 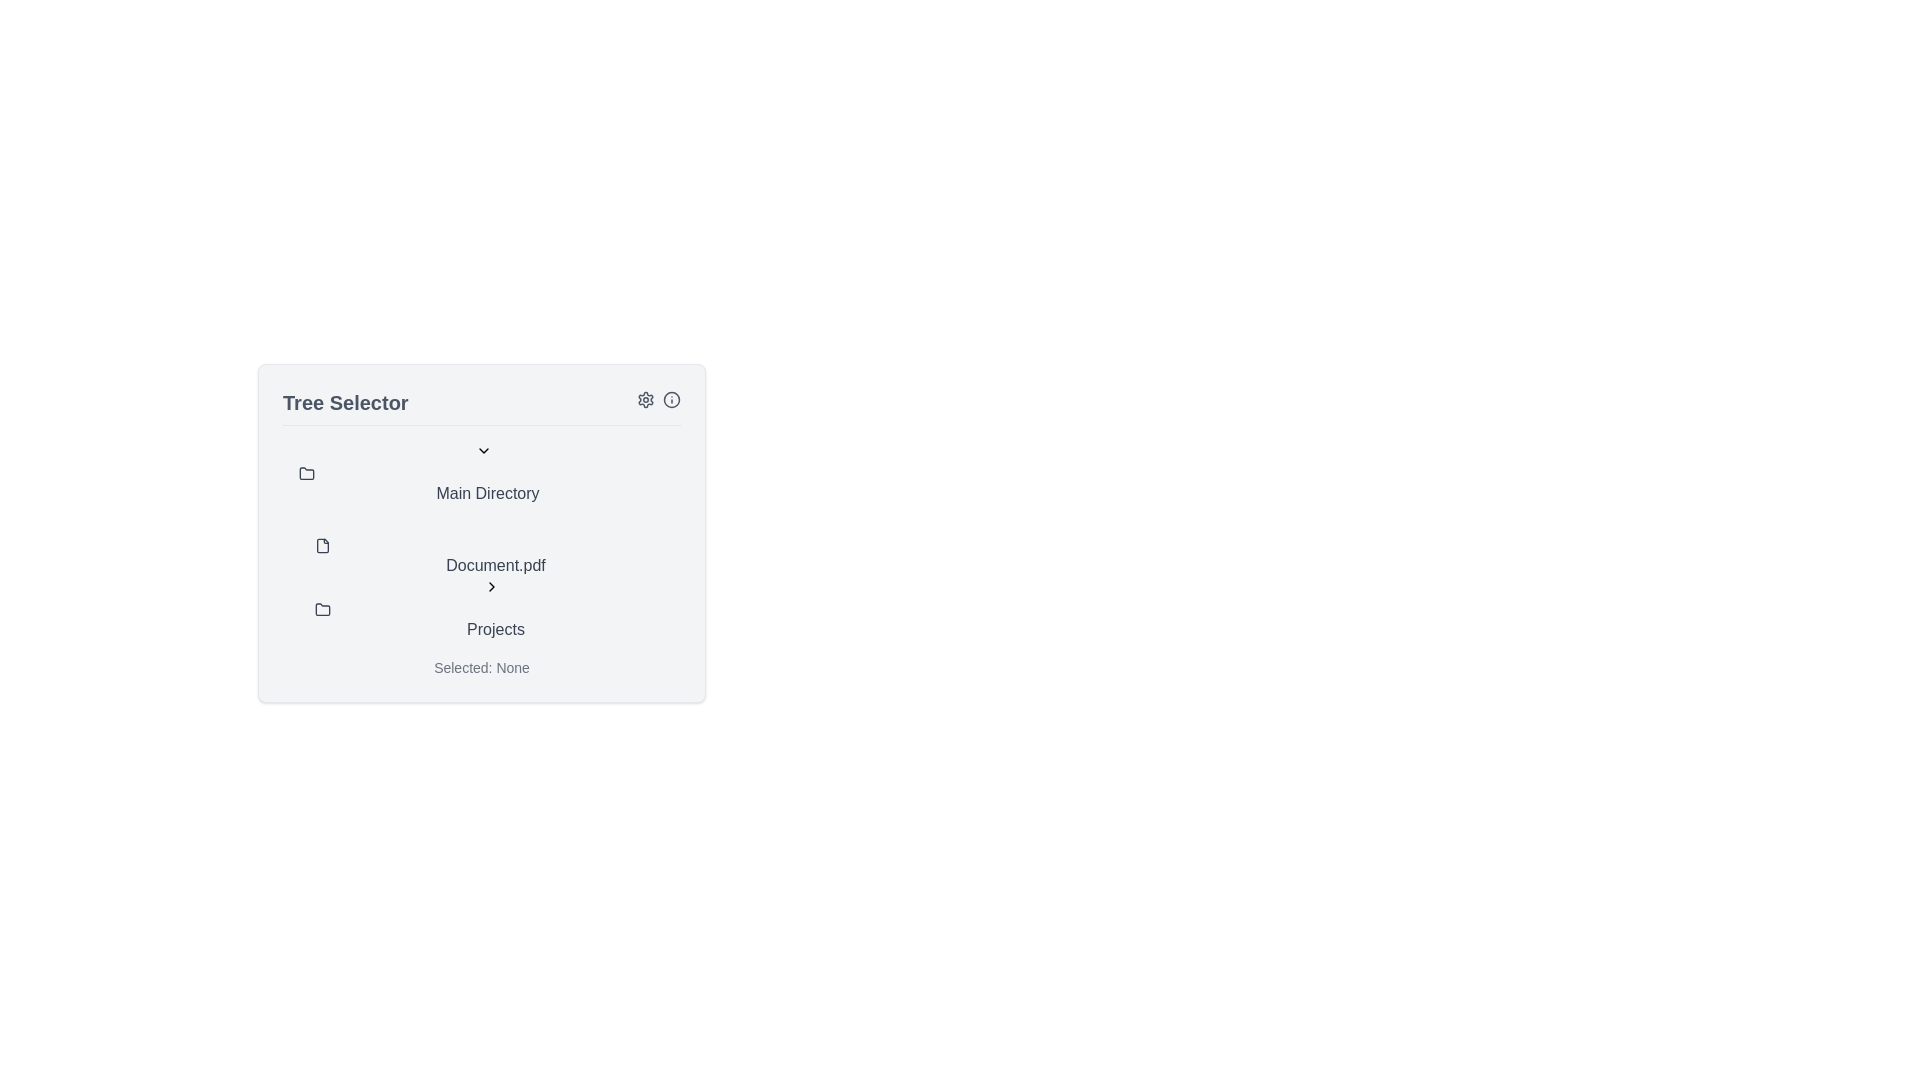 What do you see at coordinates (498, 608) in the screenshot?
I see `the 'Projects' folder item` at bounding box center [498, 608].